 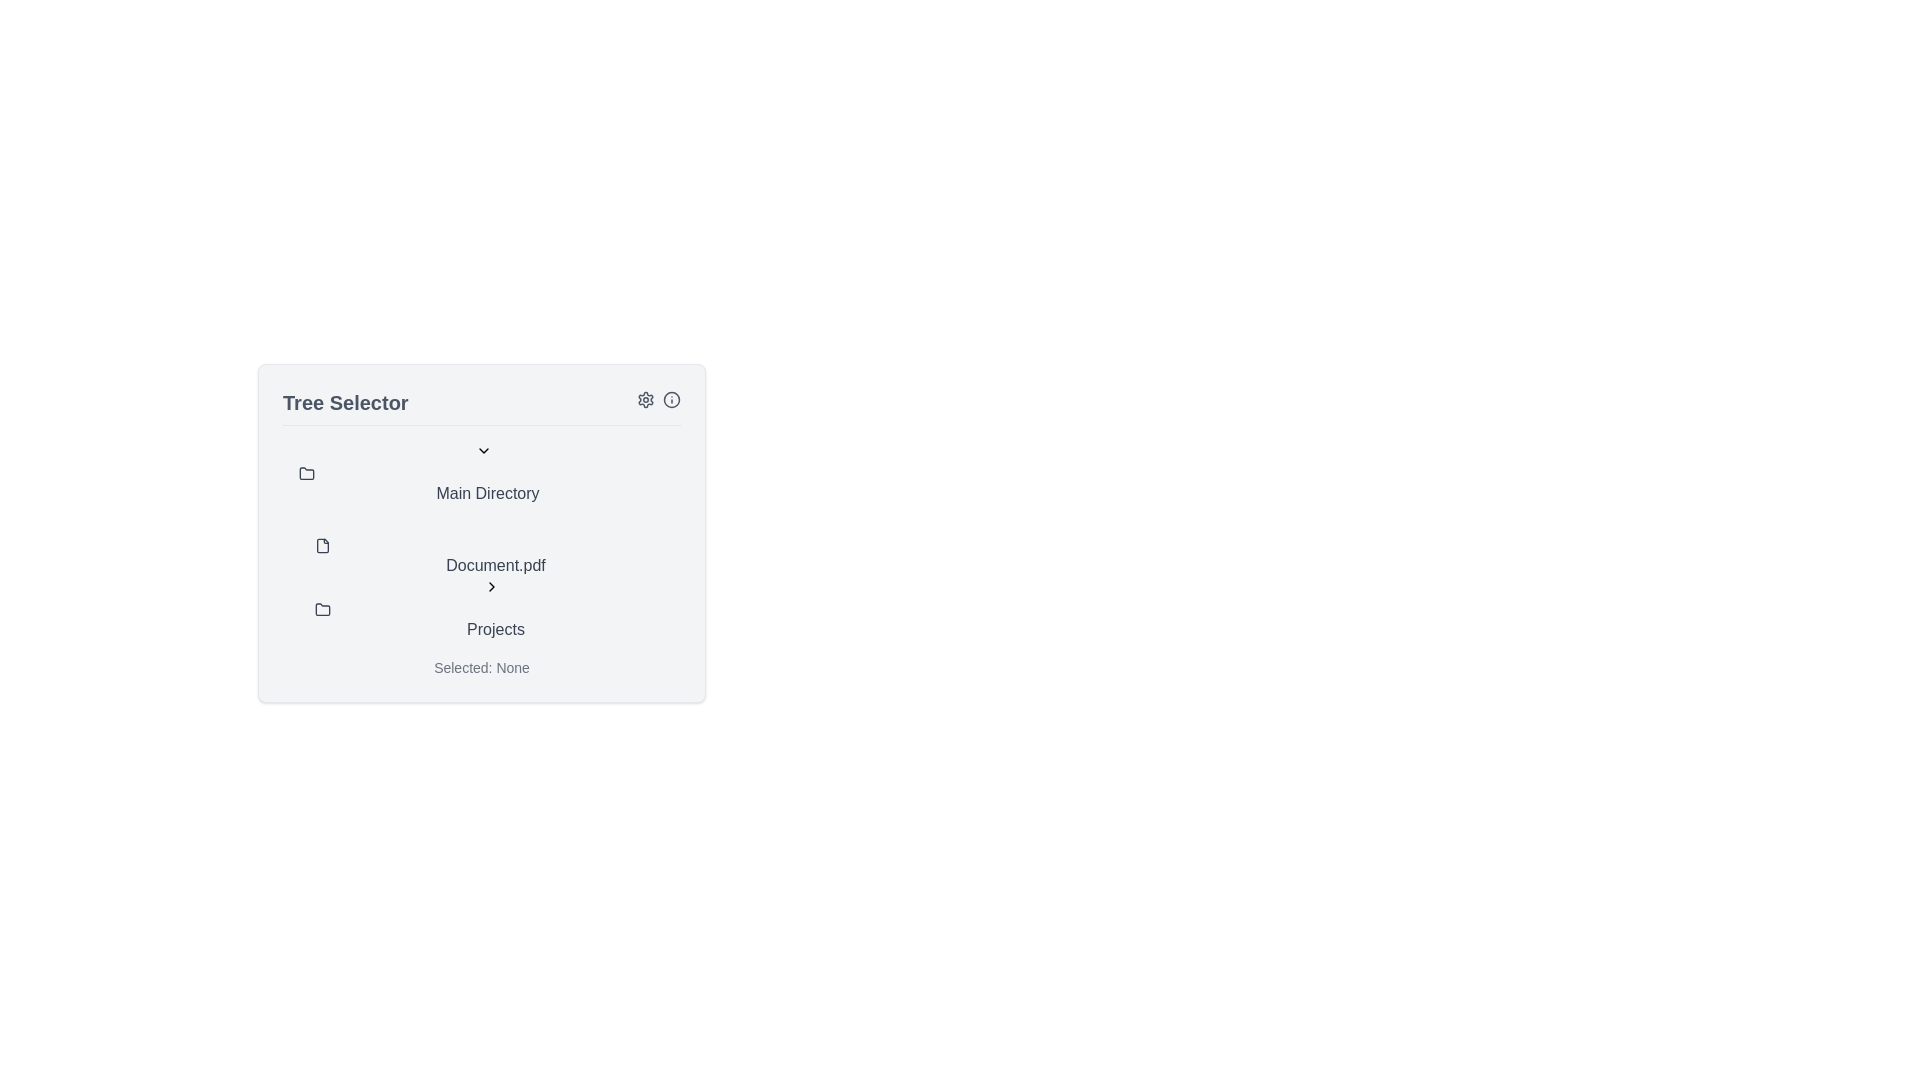 What do you see at coordinates (498, 608) in the screenshot?
I see `the 'Projects' folder item` at bounding box center [498, 608].